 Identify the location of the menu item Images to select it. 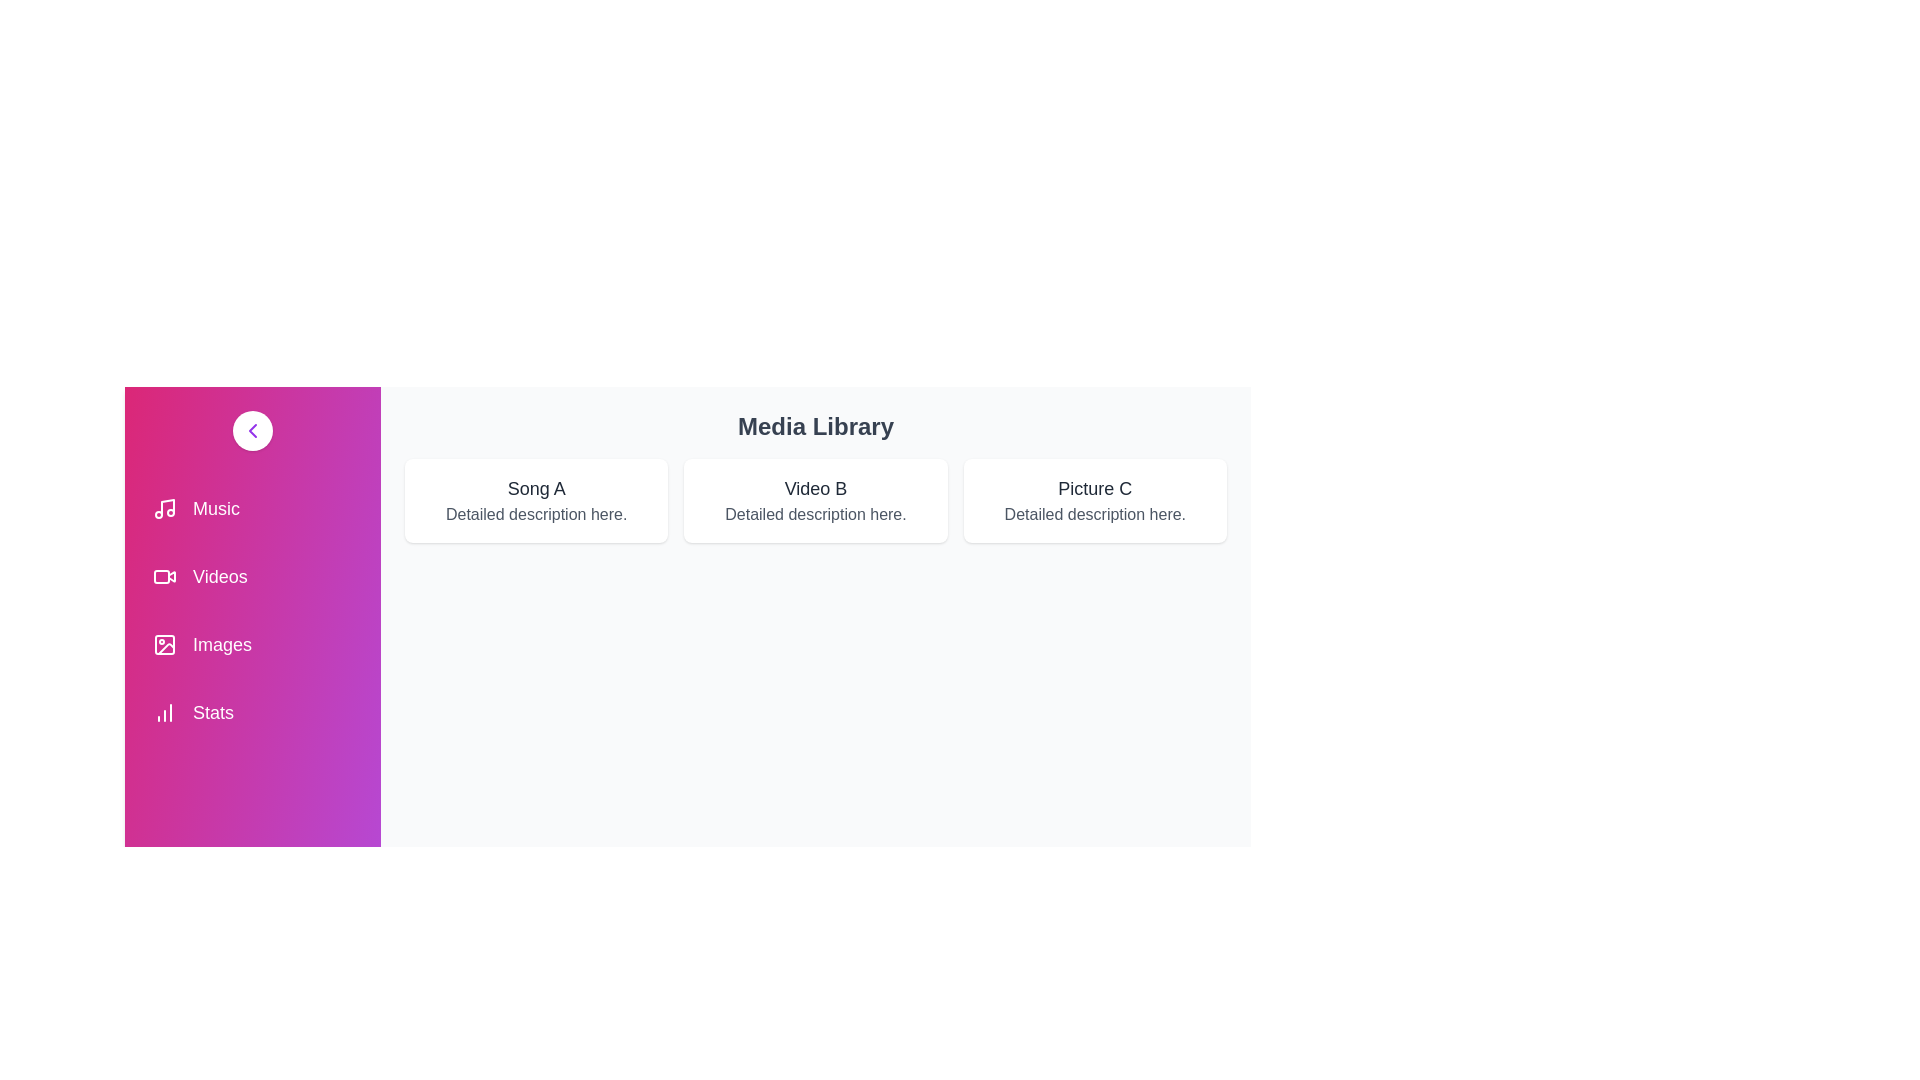
(252, 644).